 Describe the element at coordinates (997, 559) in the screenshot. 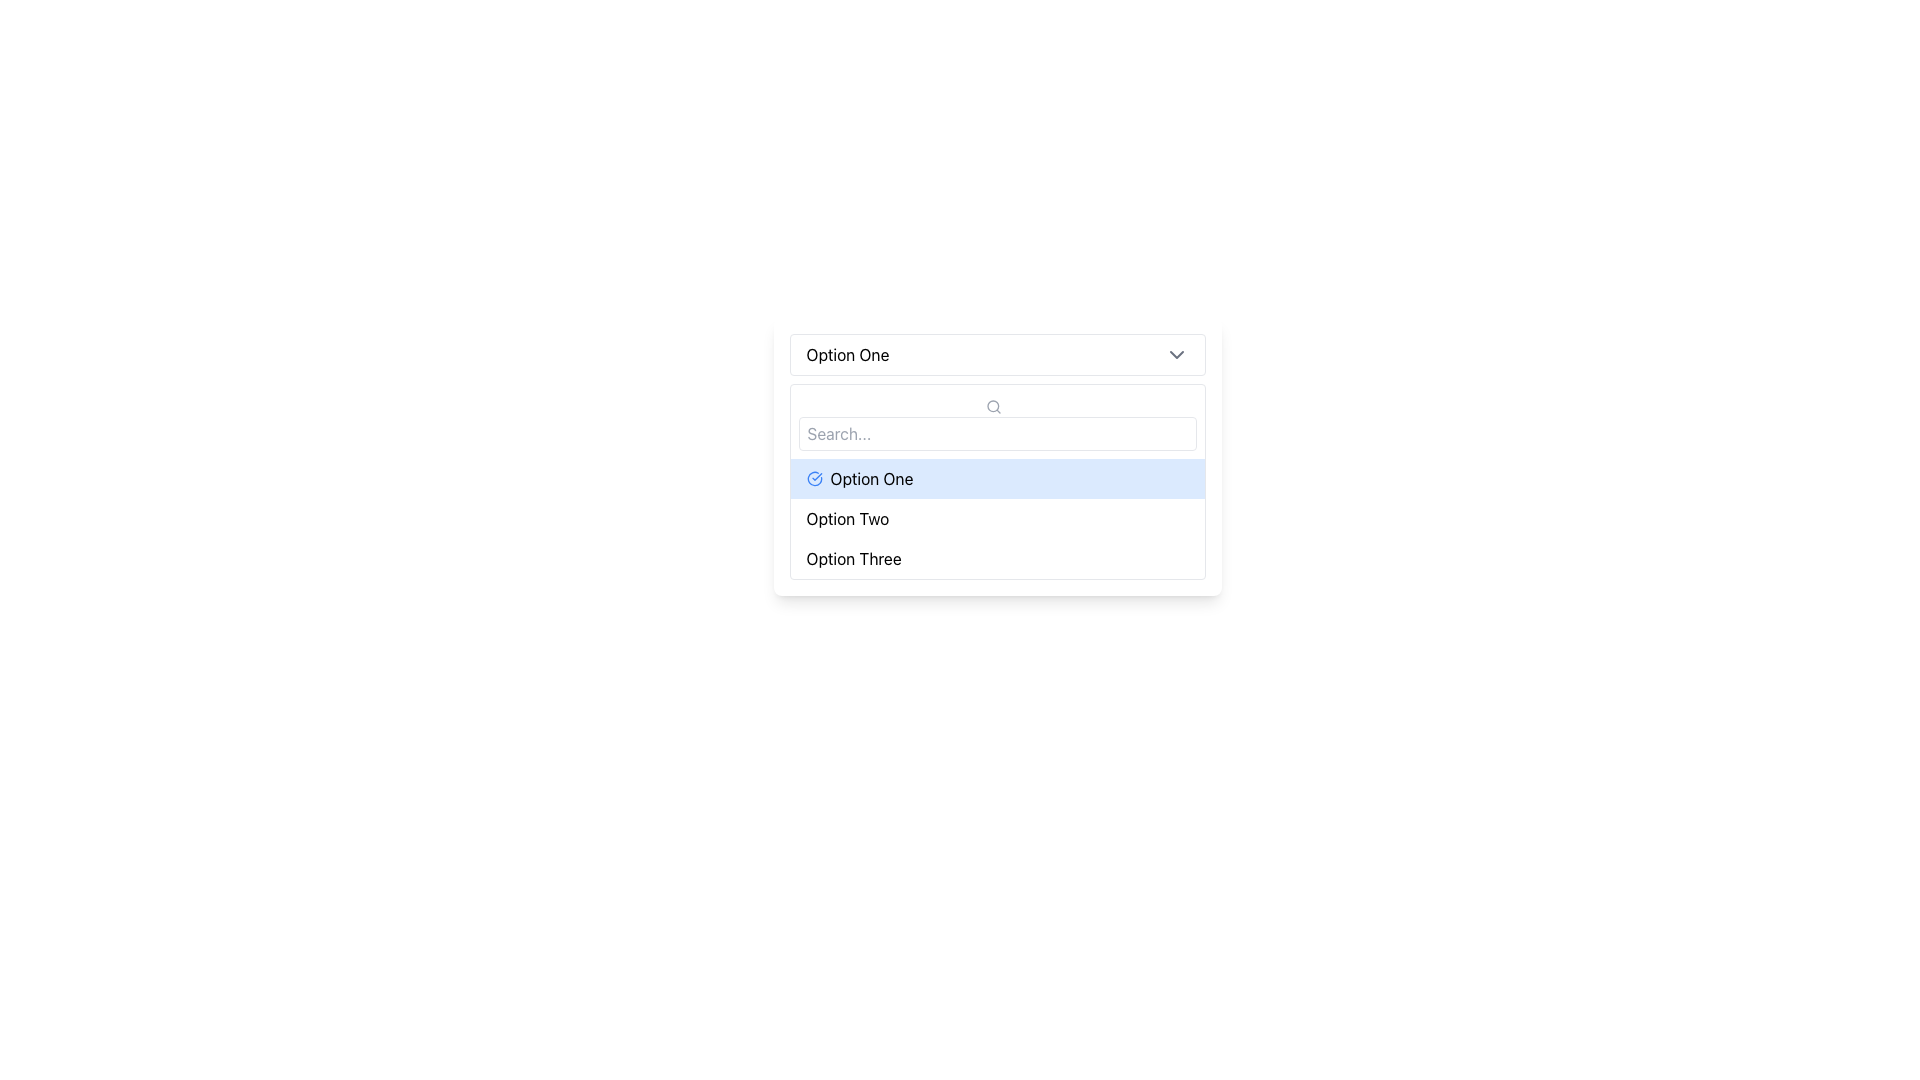

I see `the dropdown menu item labeled 'Option Three'` at that location.